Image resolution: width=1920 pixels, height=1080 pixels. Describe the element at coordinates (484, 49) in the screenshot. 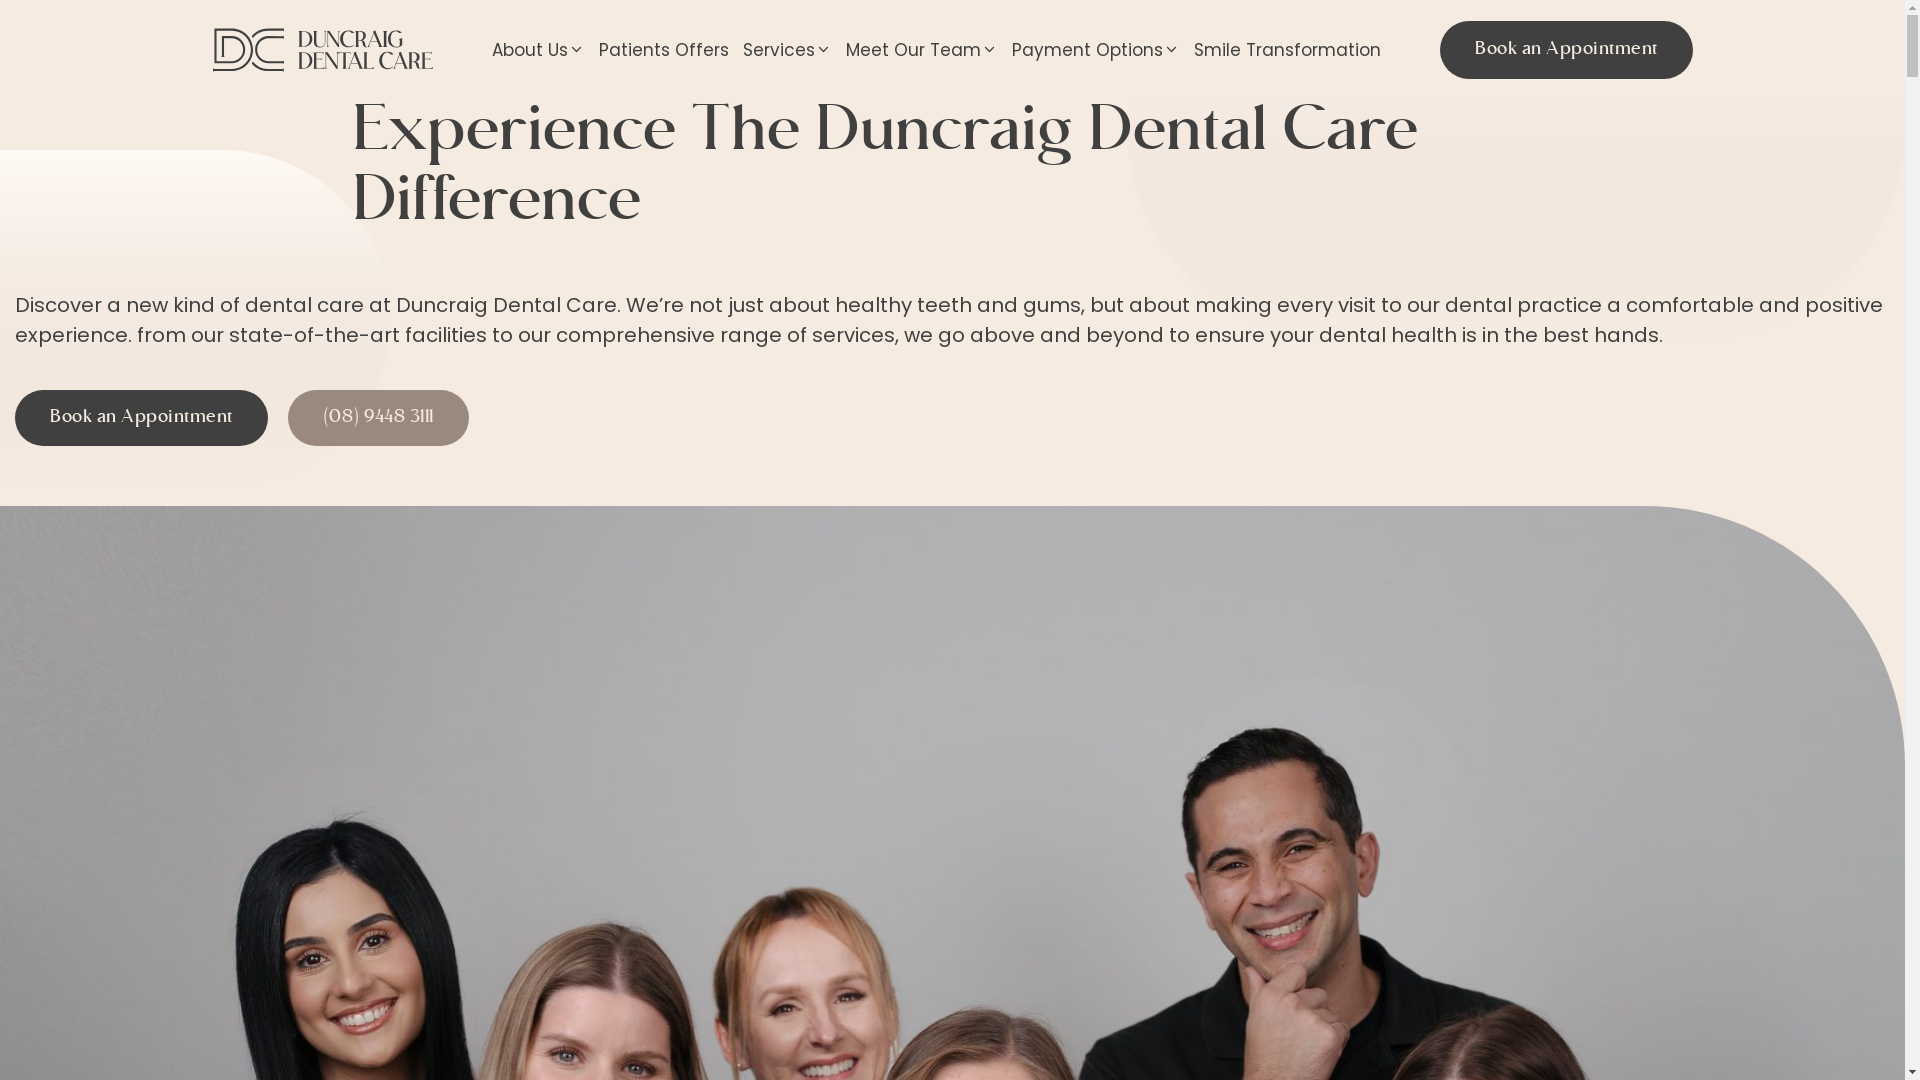

I see `'About Us'` at that location.